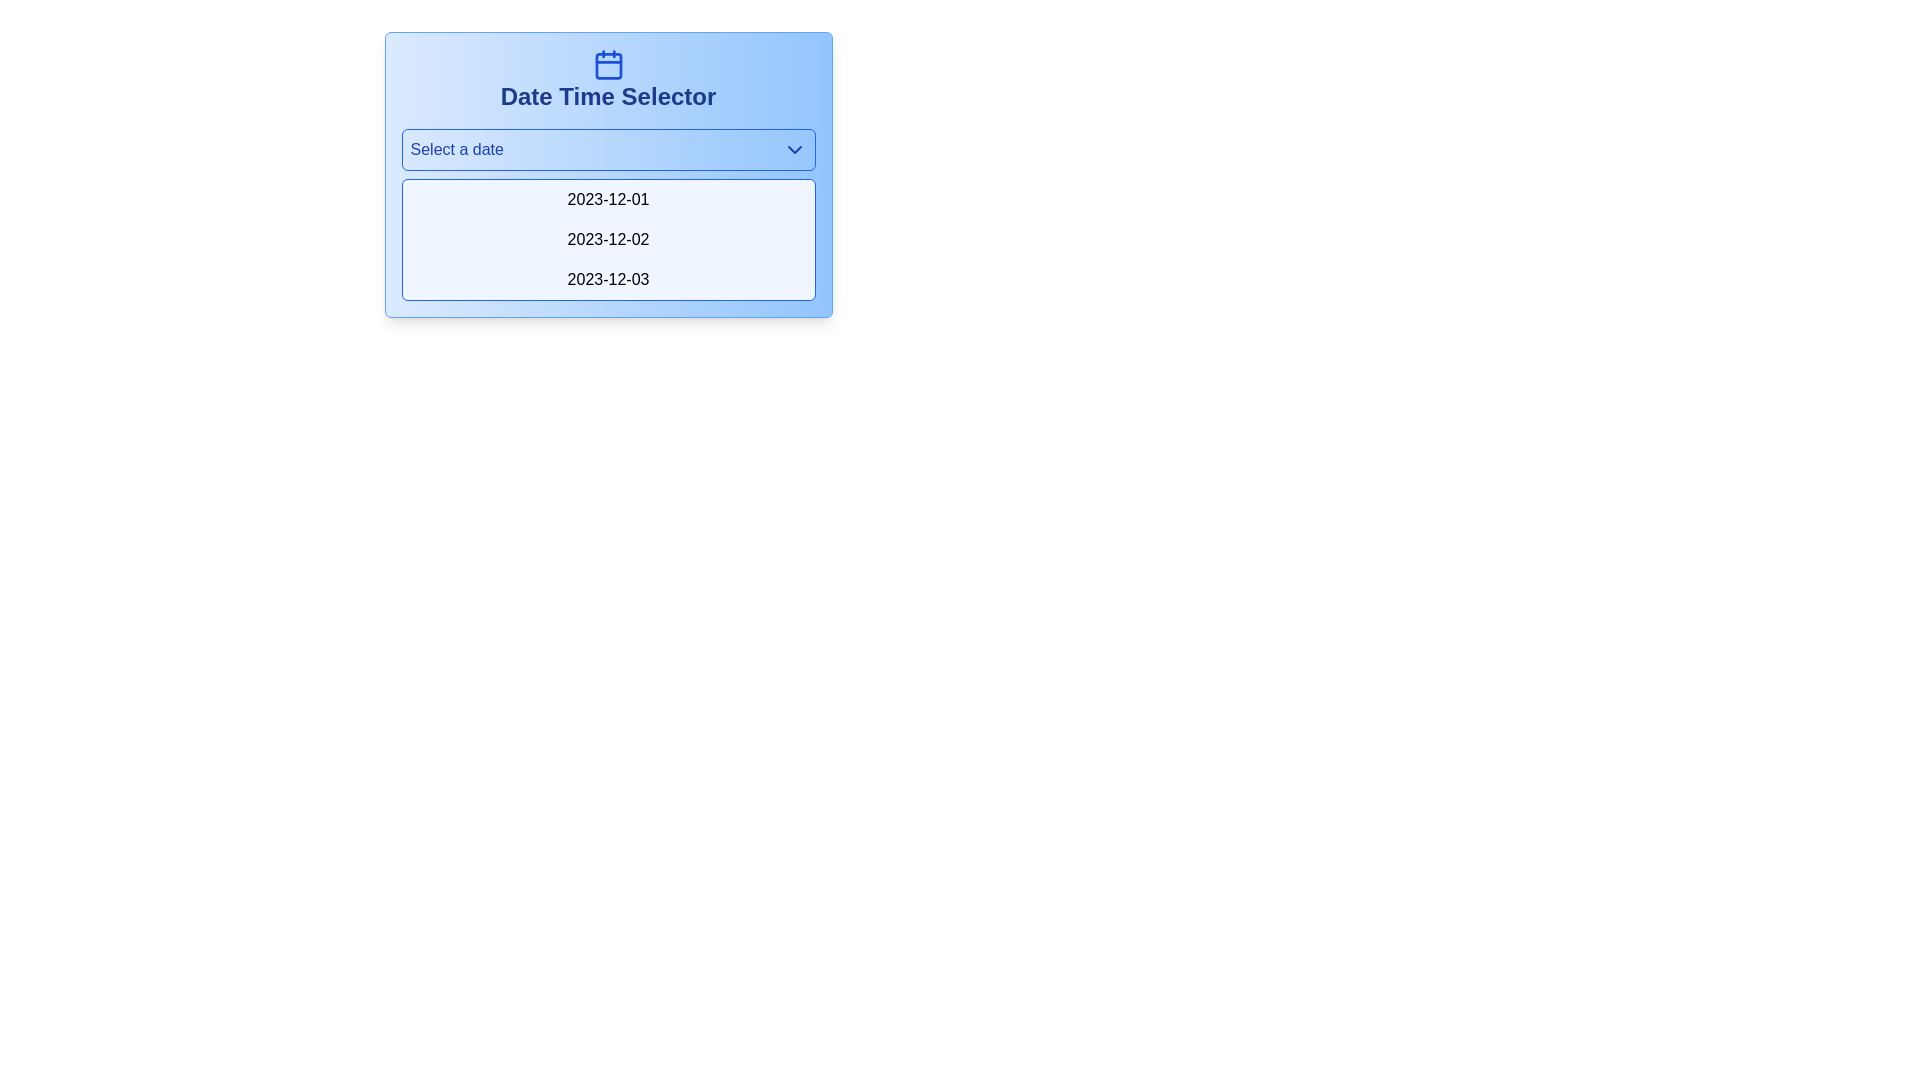  Describe the element at coordinates (793, 149) in the screenshot. I see `the dark blue downward-facing chevron icon located on the rightmost side of the 'Select a date' button` at that location.